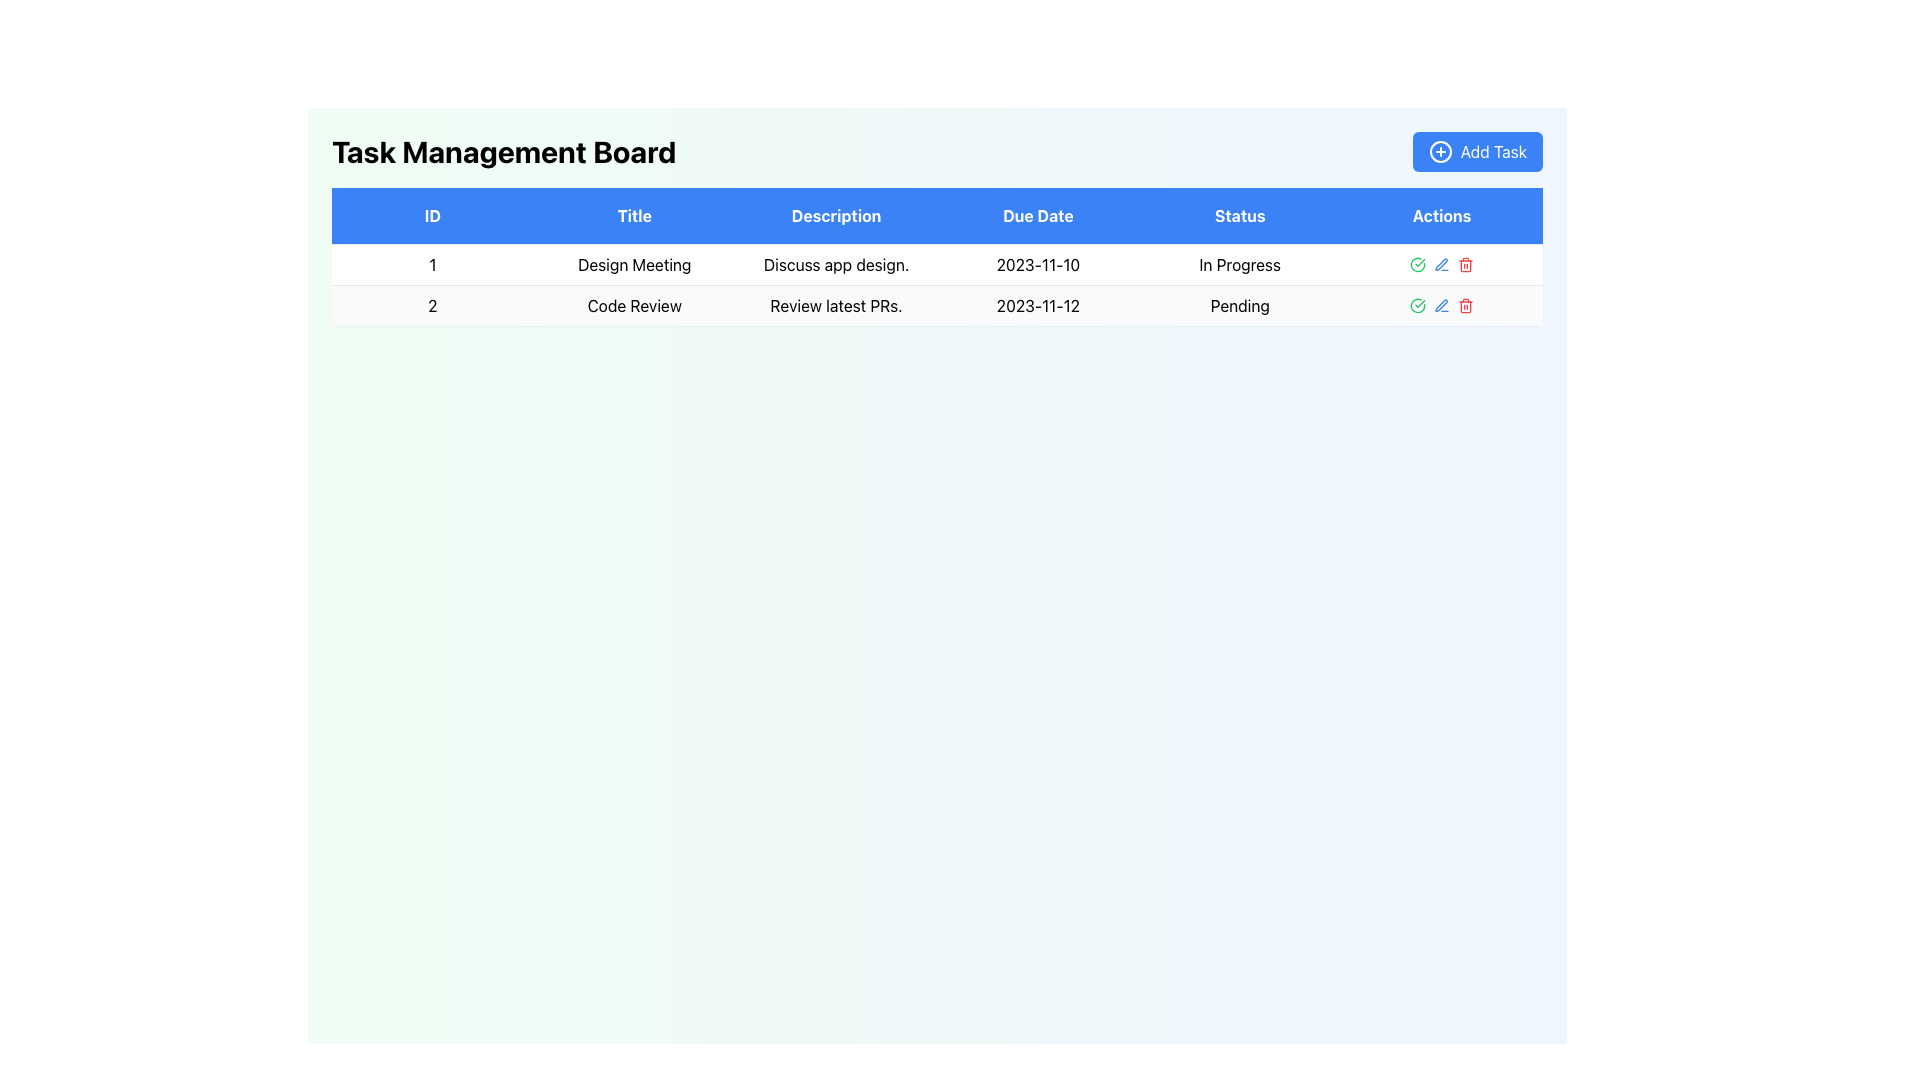 This screenshot has width=1920, height=1080. Describe the element at coordinates (836, 264) in the screenshot. I see `the task description text labeled 'Design Meeting' in the task management table` at that location.